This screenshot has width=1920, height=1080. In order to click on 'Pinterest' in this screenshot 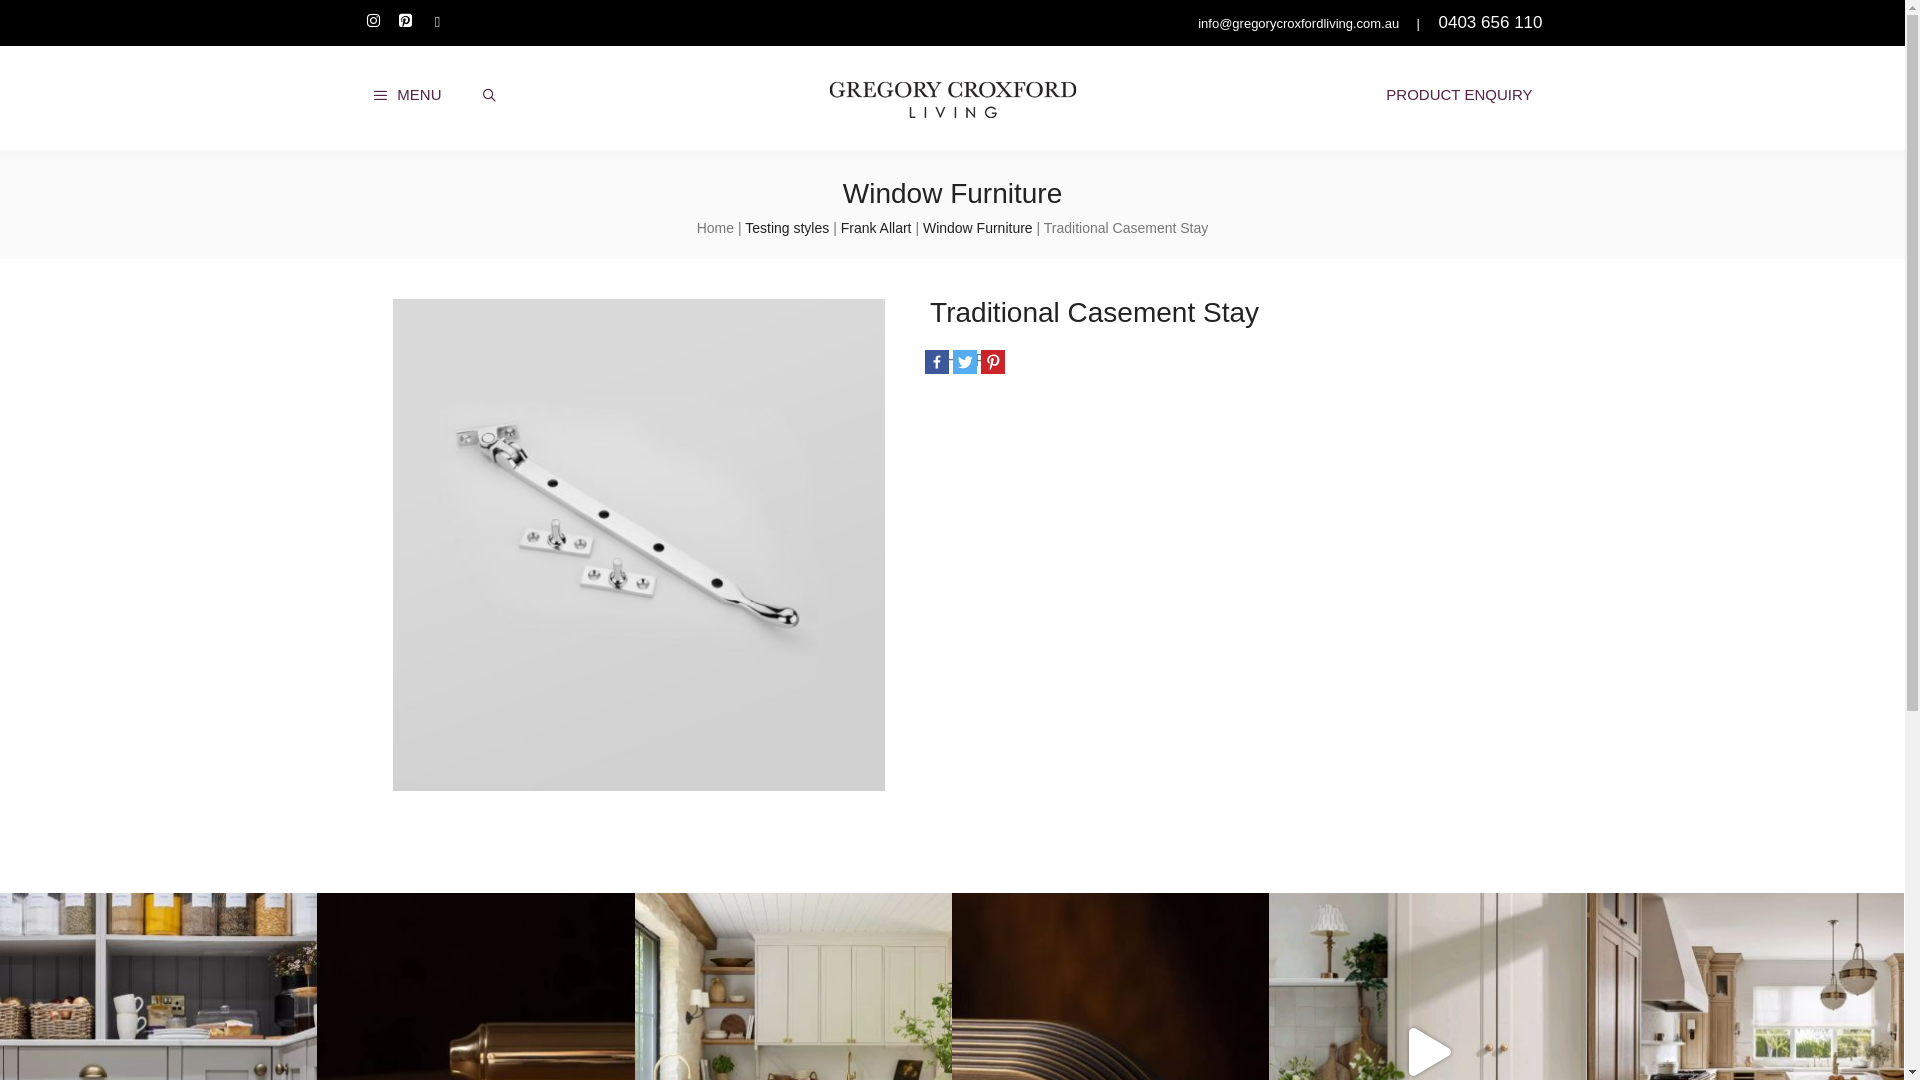, I will do `click(993, 362)`.